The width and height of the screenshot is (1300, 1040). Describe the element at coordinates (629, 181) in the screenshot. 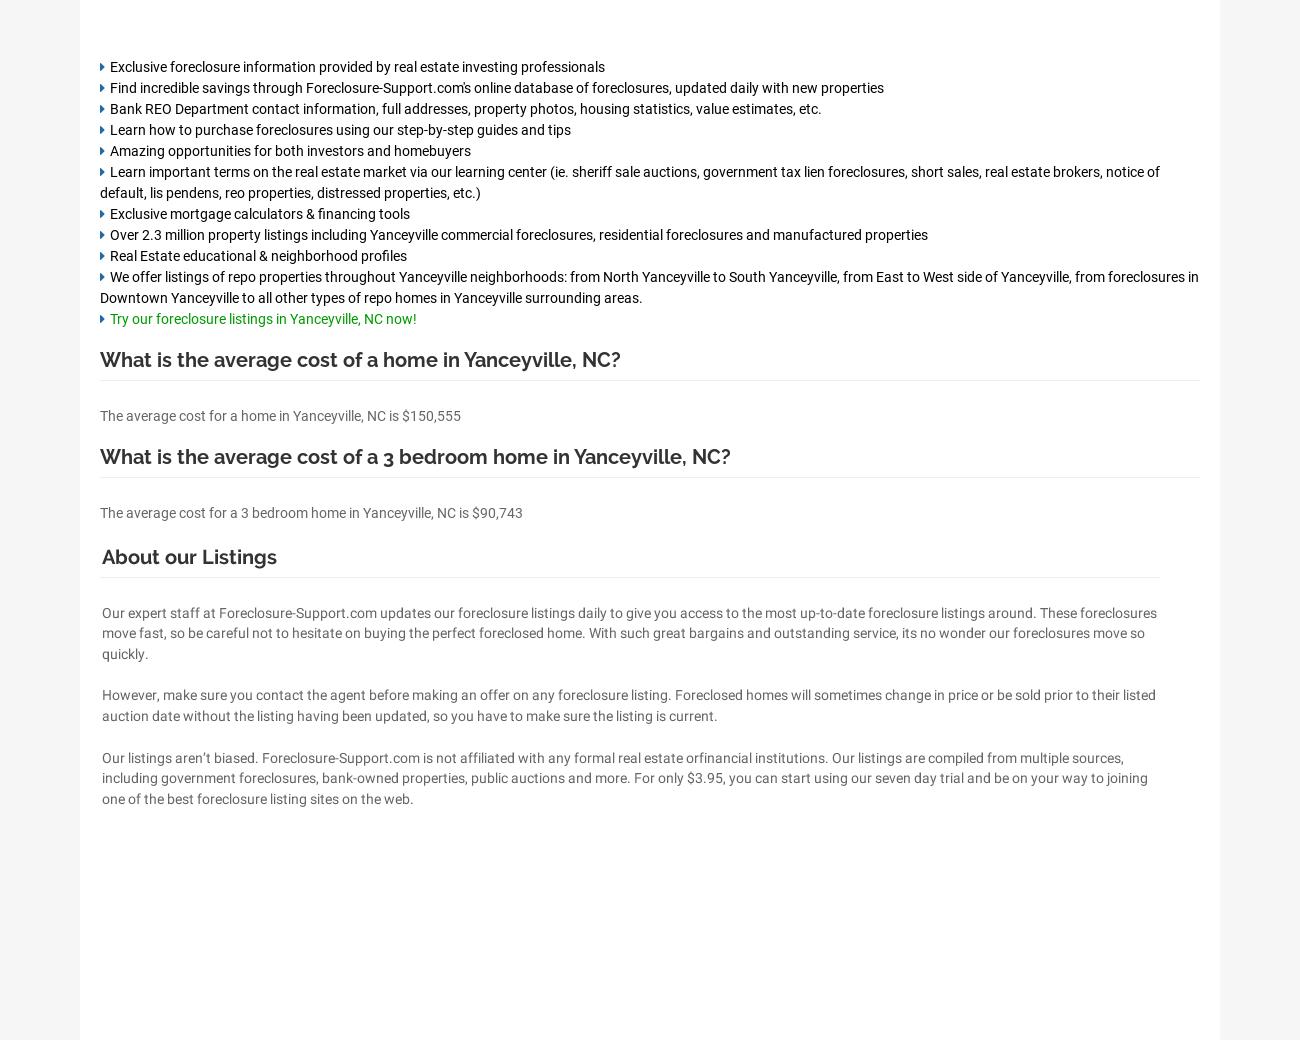

I see `'Learn important terms on the real estate market via our learning center (ie. sheriff sale auctions, government tax lien foreclosures, short sales, real estate brokers, notice of default, lis pendens, reo properties, distressed properties, etc.)'` at that location.